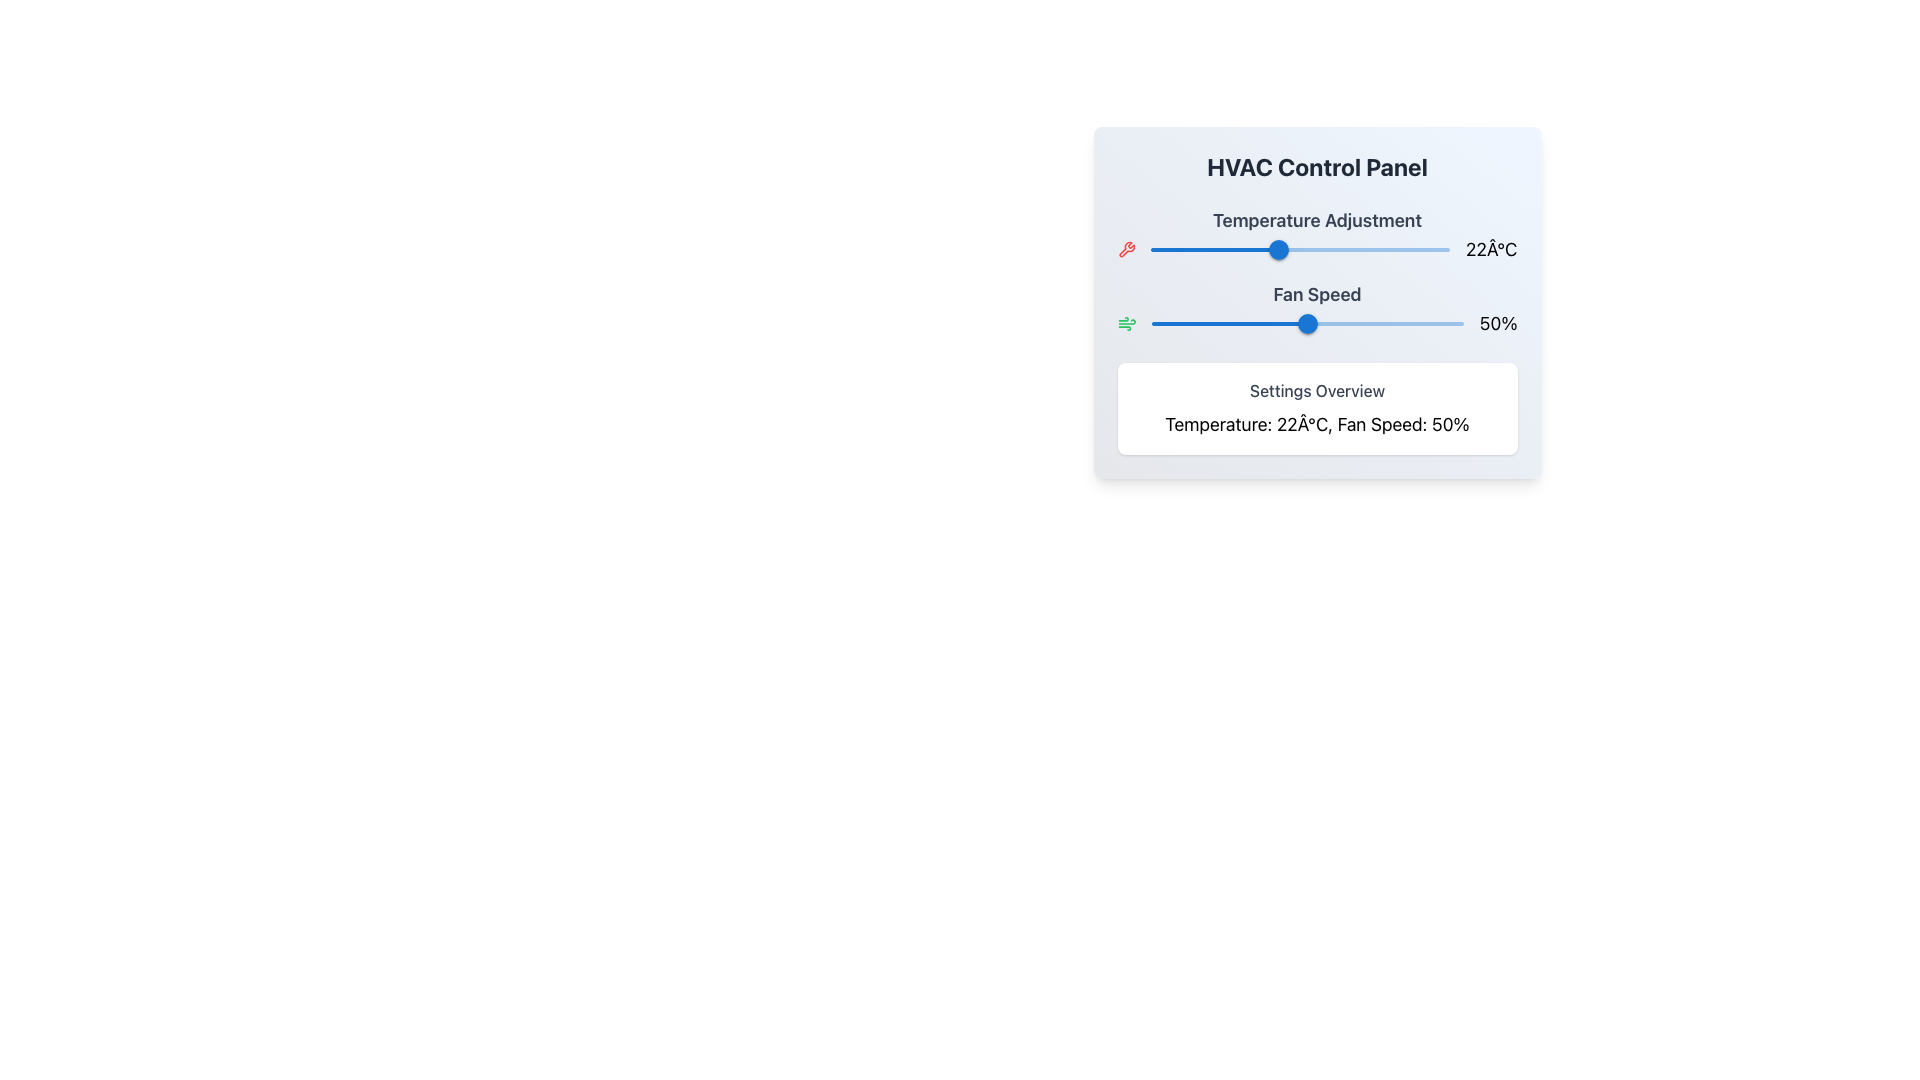 This screenshot has width=1920, height=1080. Describe the element at coordinates (1201, 323) in the screenshot. I see `the slider value` at that location.